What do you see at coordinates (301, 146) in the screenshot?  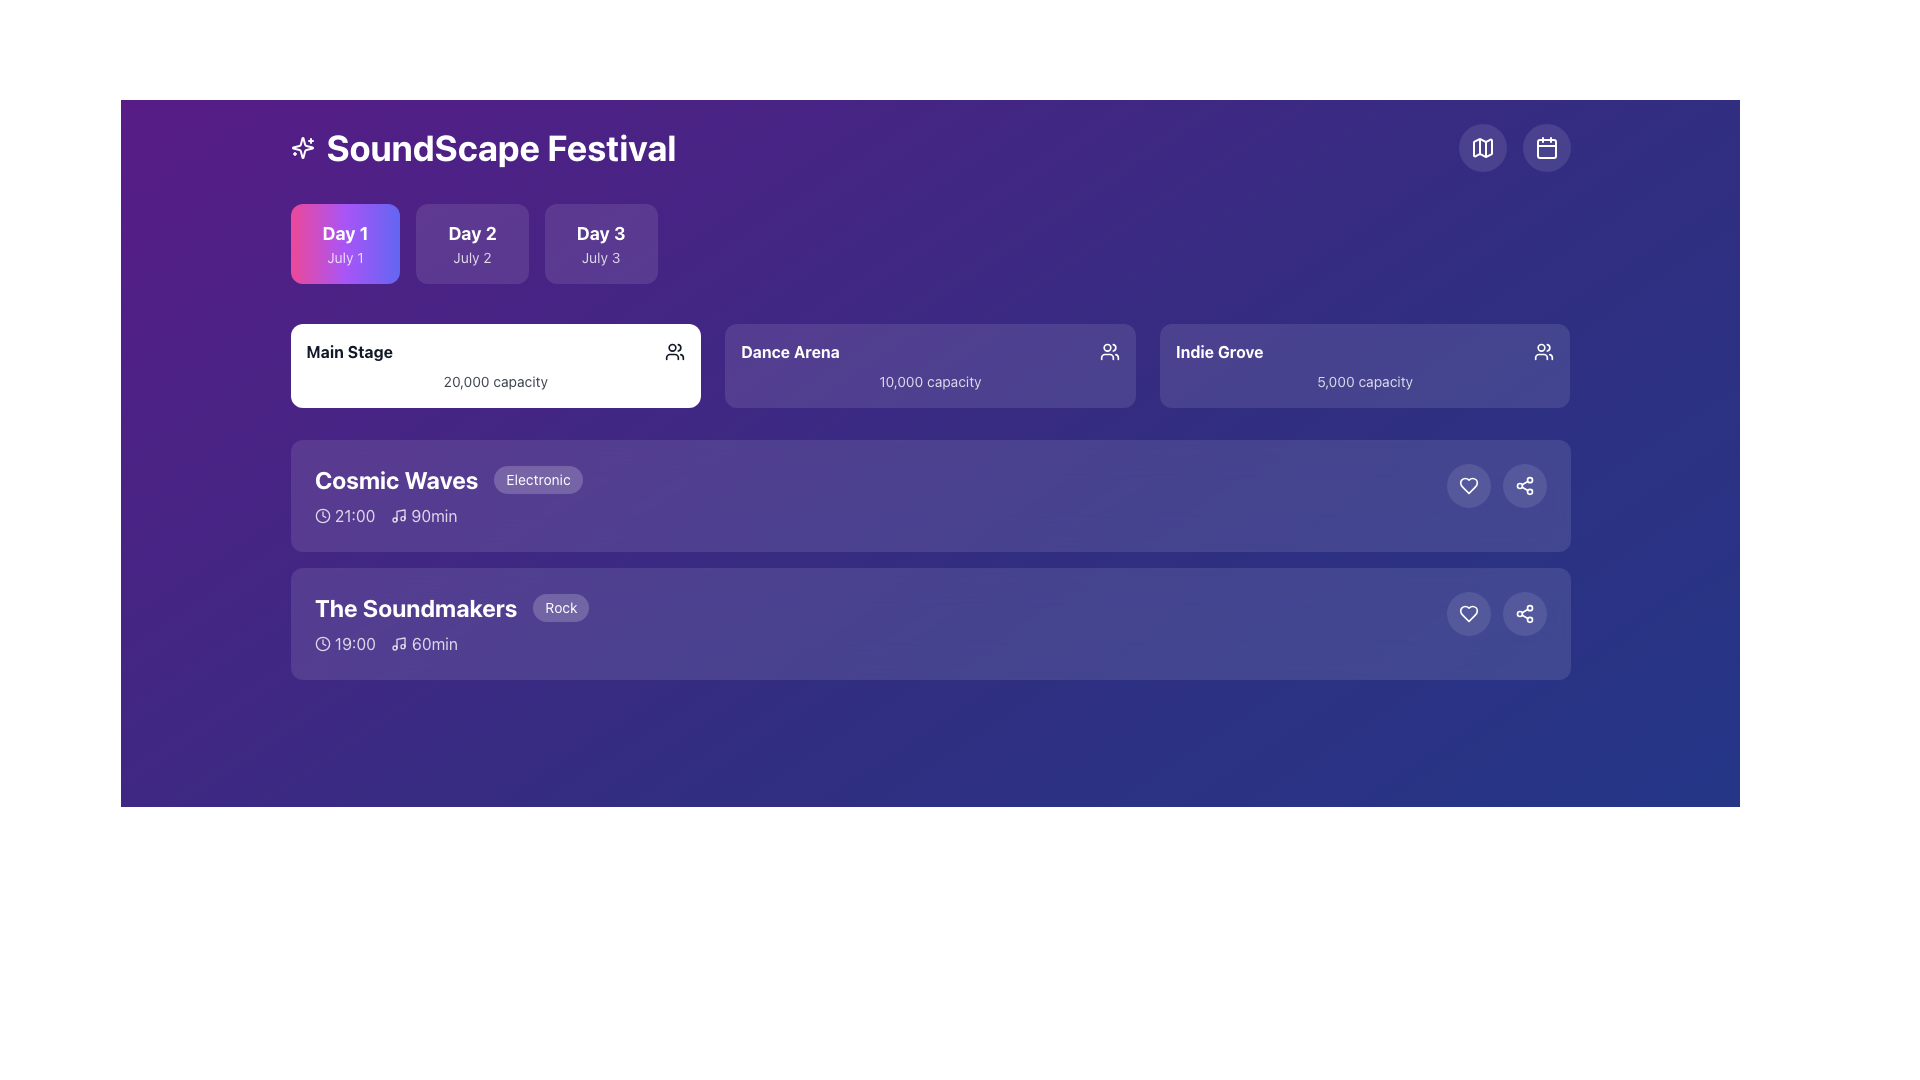 I see `the decorative starburst icon located at the top-left corner of the interface, adjacent to the 'SoundScape Festival' heading` at bounding box center [301, 146].